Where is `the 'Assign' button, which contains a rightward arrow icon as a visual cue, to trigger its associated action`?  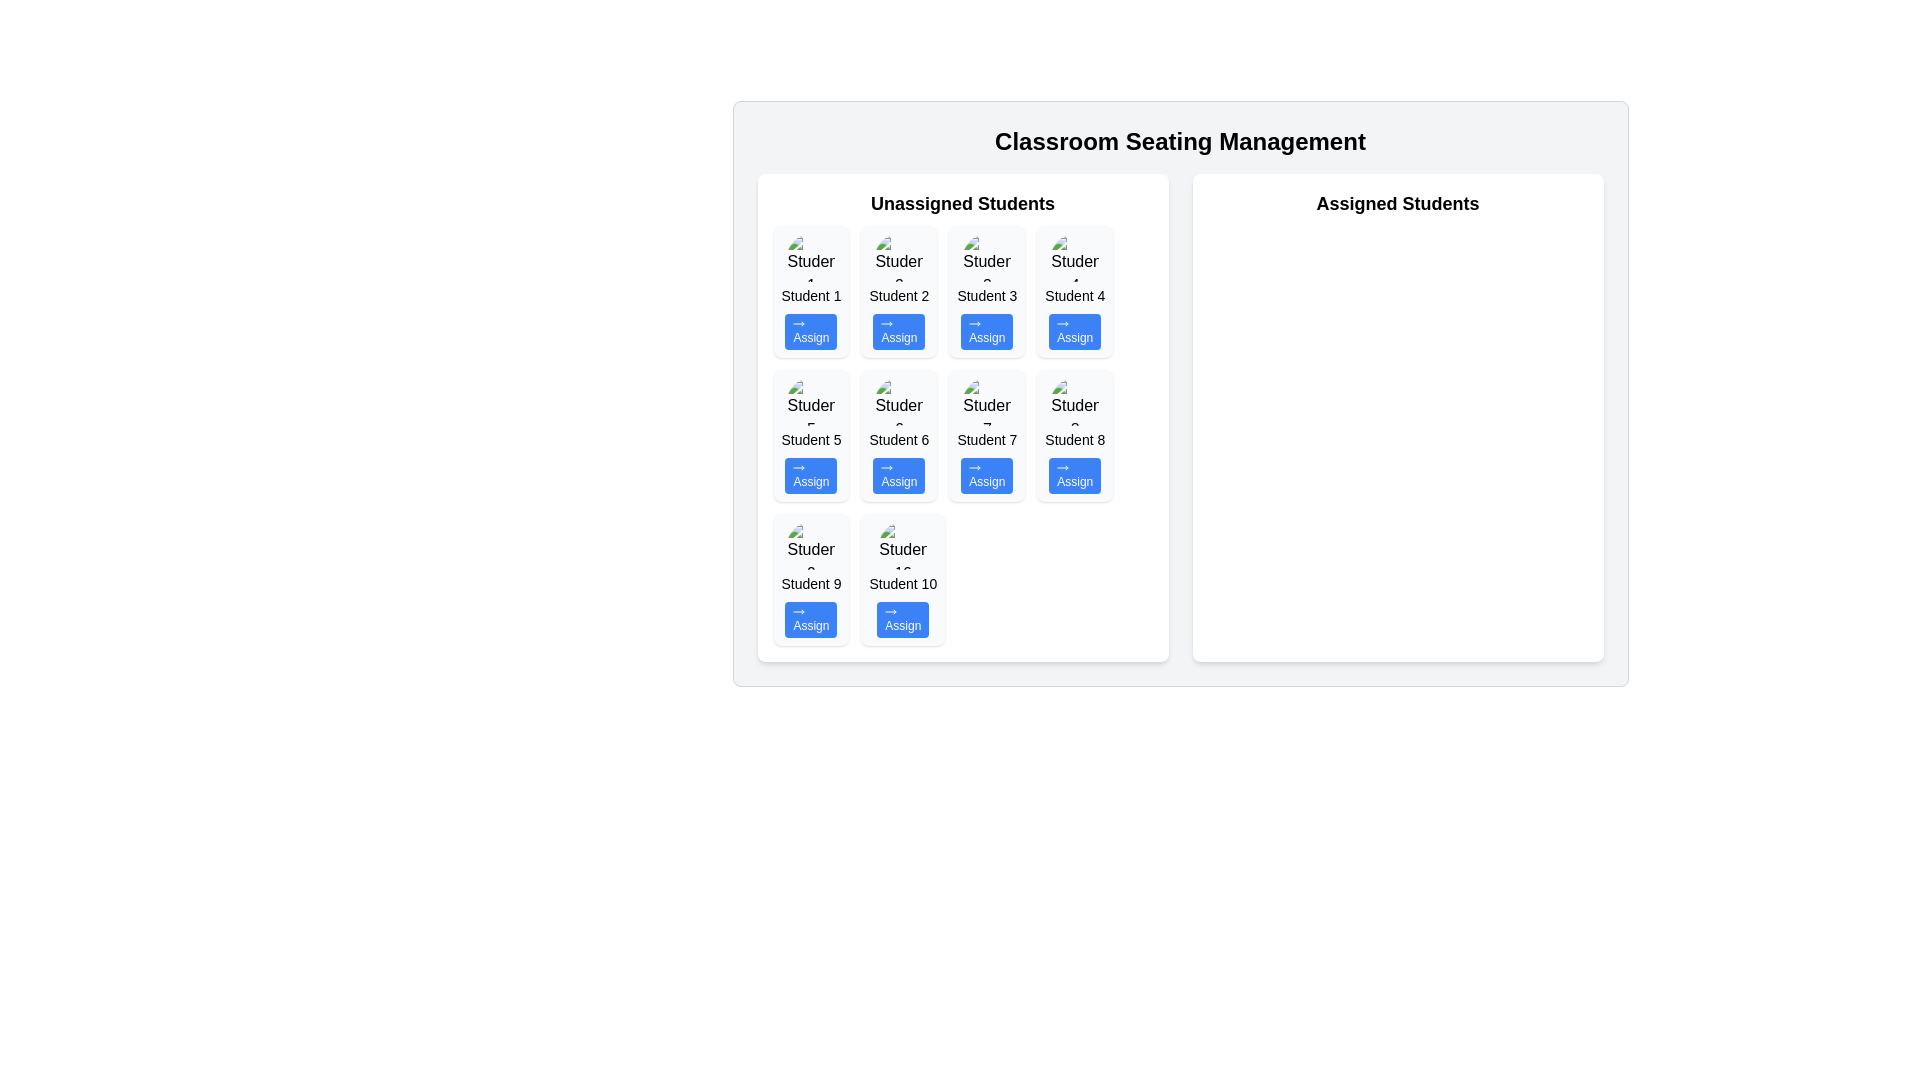 the 'Assign' button, which contains a rightward arrow icon as a visual cue, to trigger its associated action is located at coordinates (886, 467).